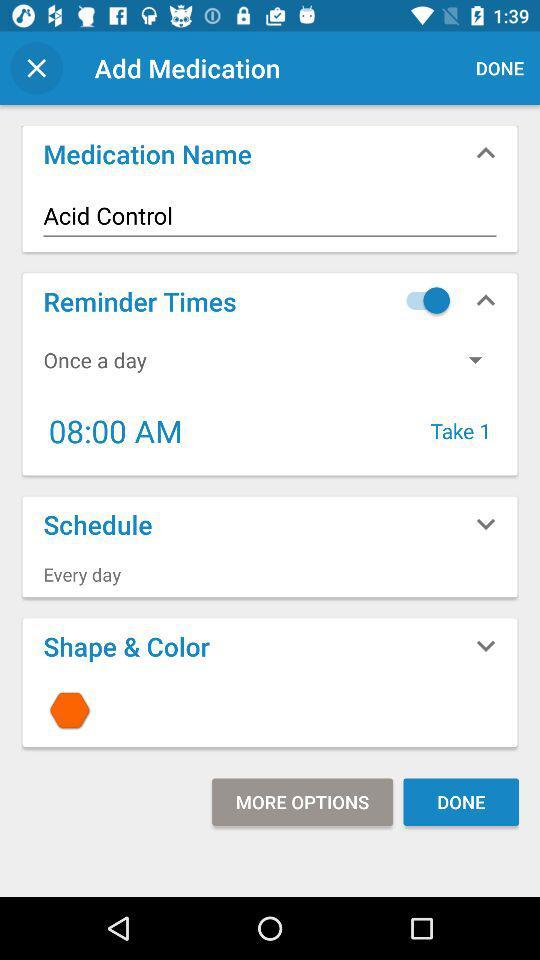 The height and width of the screenshot is (960, 540). What do you see at coordinates (301, 802) in the screenshot?
I see `the icon next to done` at bounding box center [301, 802].